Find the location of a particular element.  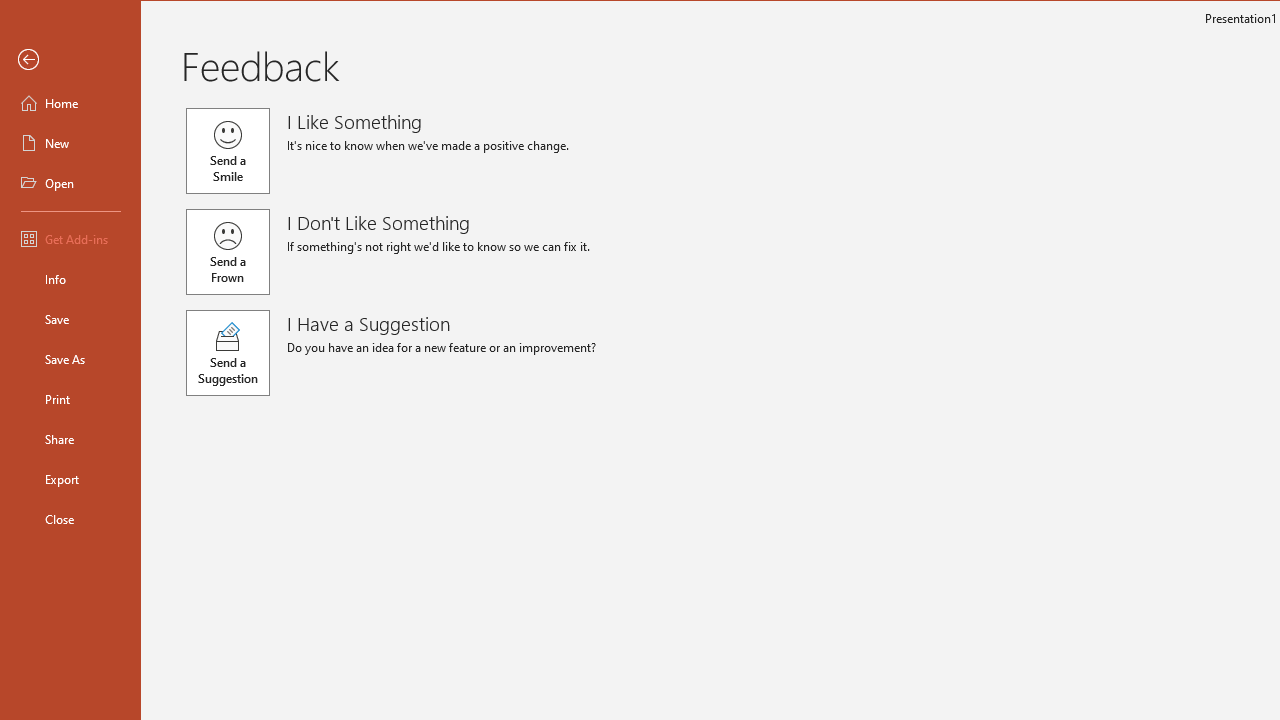

'Export' is located at coordinates (71, 479).